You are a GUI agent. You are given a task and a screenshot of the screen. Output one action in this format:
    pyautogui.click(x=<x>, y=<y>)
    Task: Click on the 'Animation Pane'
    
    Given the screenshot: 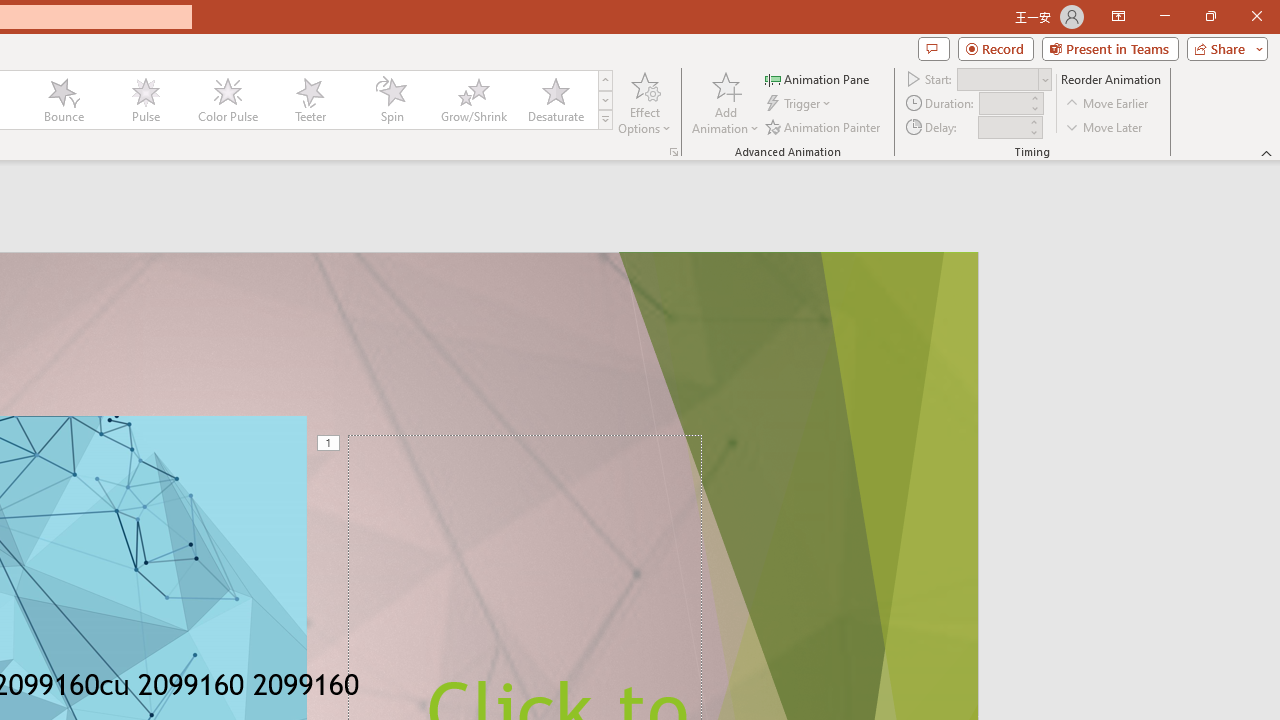 What is the action you would take?
    pyautogui.click(x=818, y=78)
    